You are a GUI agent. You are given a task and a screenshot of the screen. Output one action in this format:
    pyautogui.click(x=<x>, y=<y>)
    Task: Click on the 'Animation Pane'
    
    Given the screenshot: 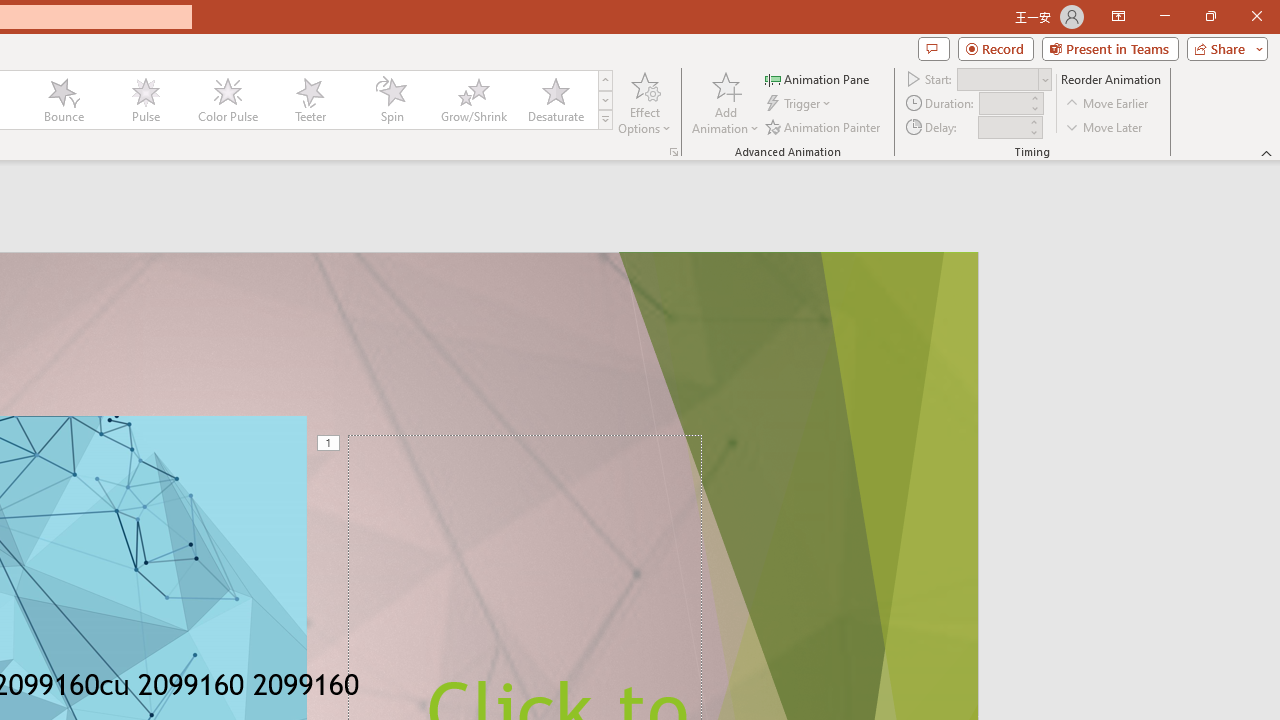 What is the action you would take?
    pyautogui.click(x=818, y=78)
    